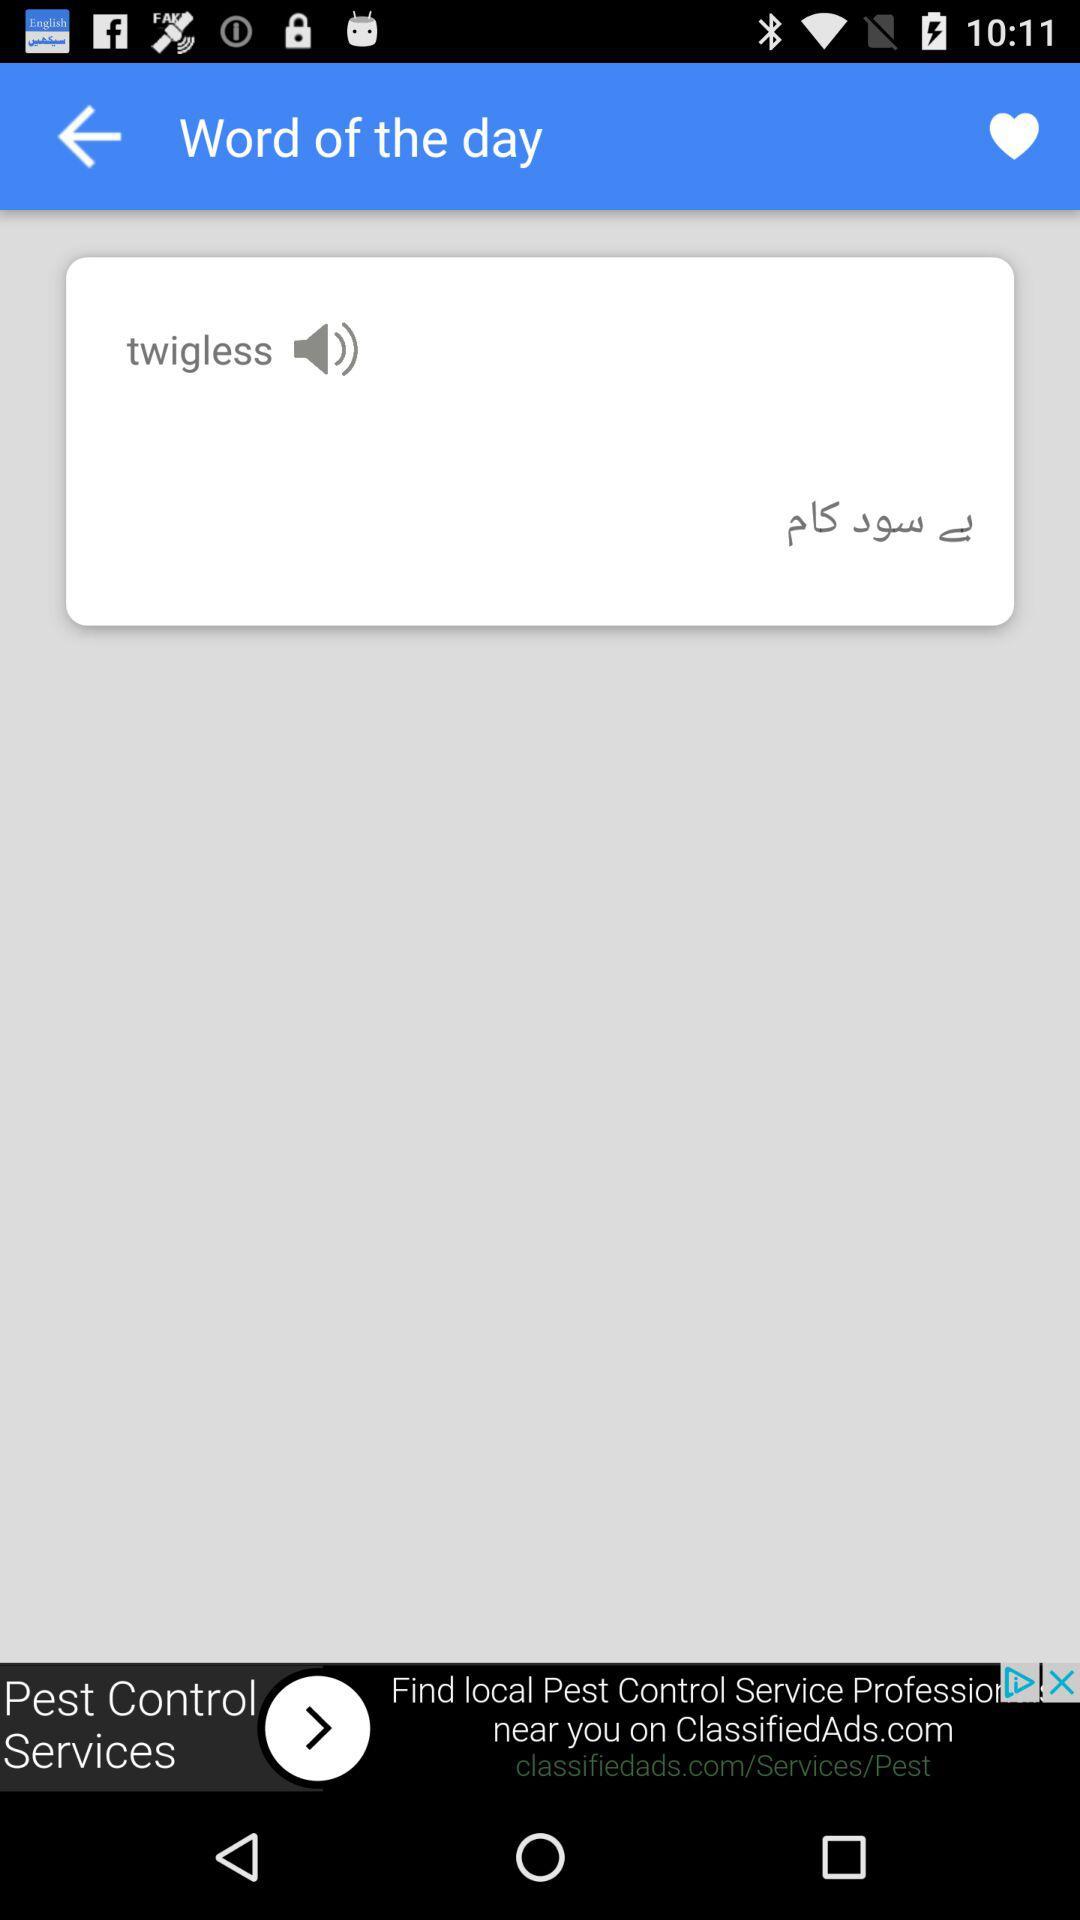 The height and width of the screenshot is (1920, 1080). Describe the element at coordinates (540, 1727) in the screenshot. I see `advertisement about pest control services` at that location.